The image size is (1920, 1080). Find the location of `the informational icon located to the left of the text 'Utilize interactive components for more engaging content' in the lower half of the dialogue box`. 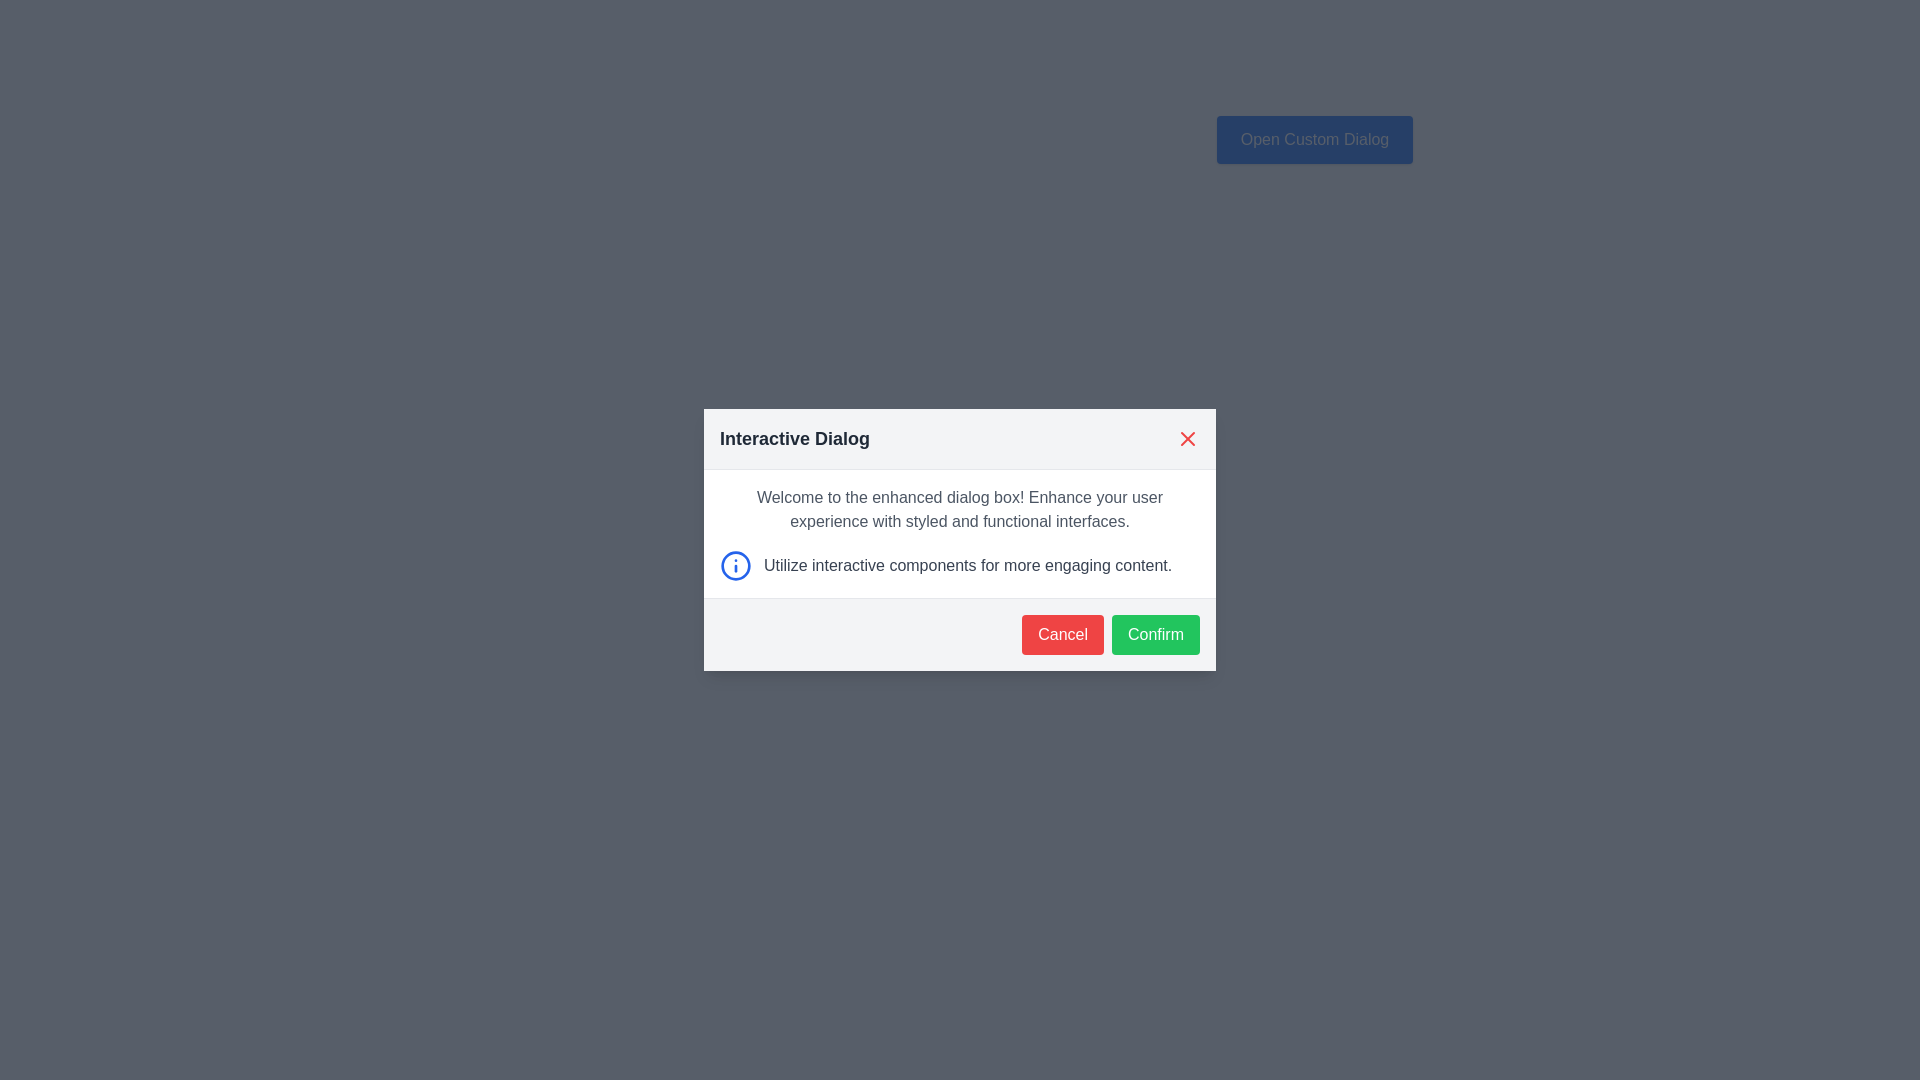

the informational icon located to the left of the text 'Utilize interactive components for more engaging content' in the lower half of the dialogue box is located at coordinates (734, 566).